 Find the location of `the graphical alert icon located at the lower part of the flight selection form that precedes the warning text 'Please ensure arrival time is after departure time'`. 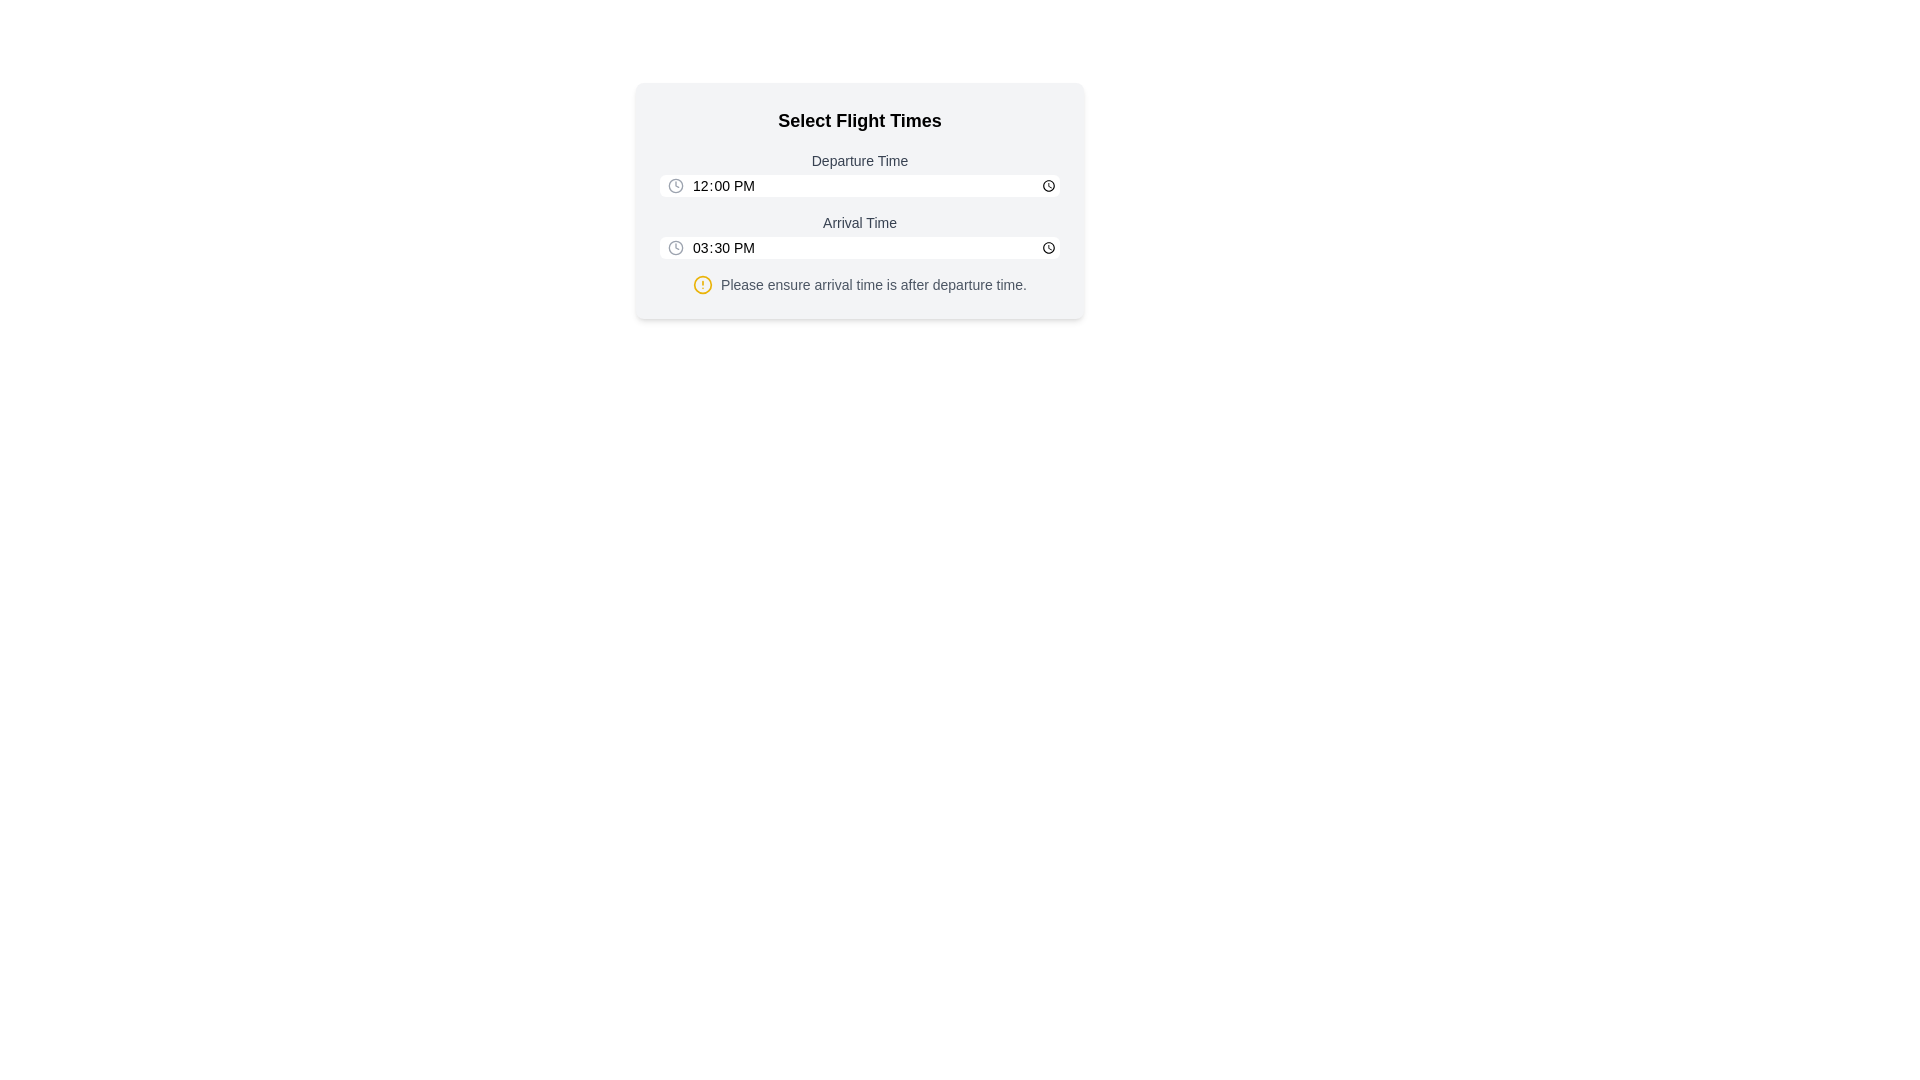

the graphical alert icon located at the lower part of the flight selection form that precedes the warning text 'Please ensure arrival time is after departure time' is located at coordinates (703, 285).